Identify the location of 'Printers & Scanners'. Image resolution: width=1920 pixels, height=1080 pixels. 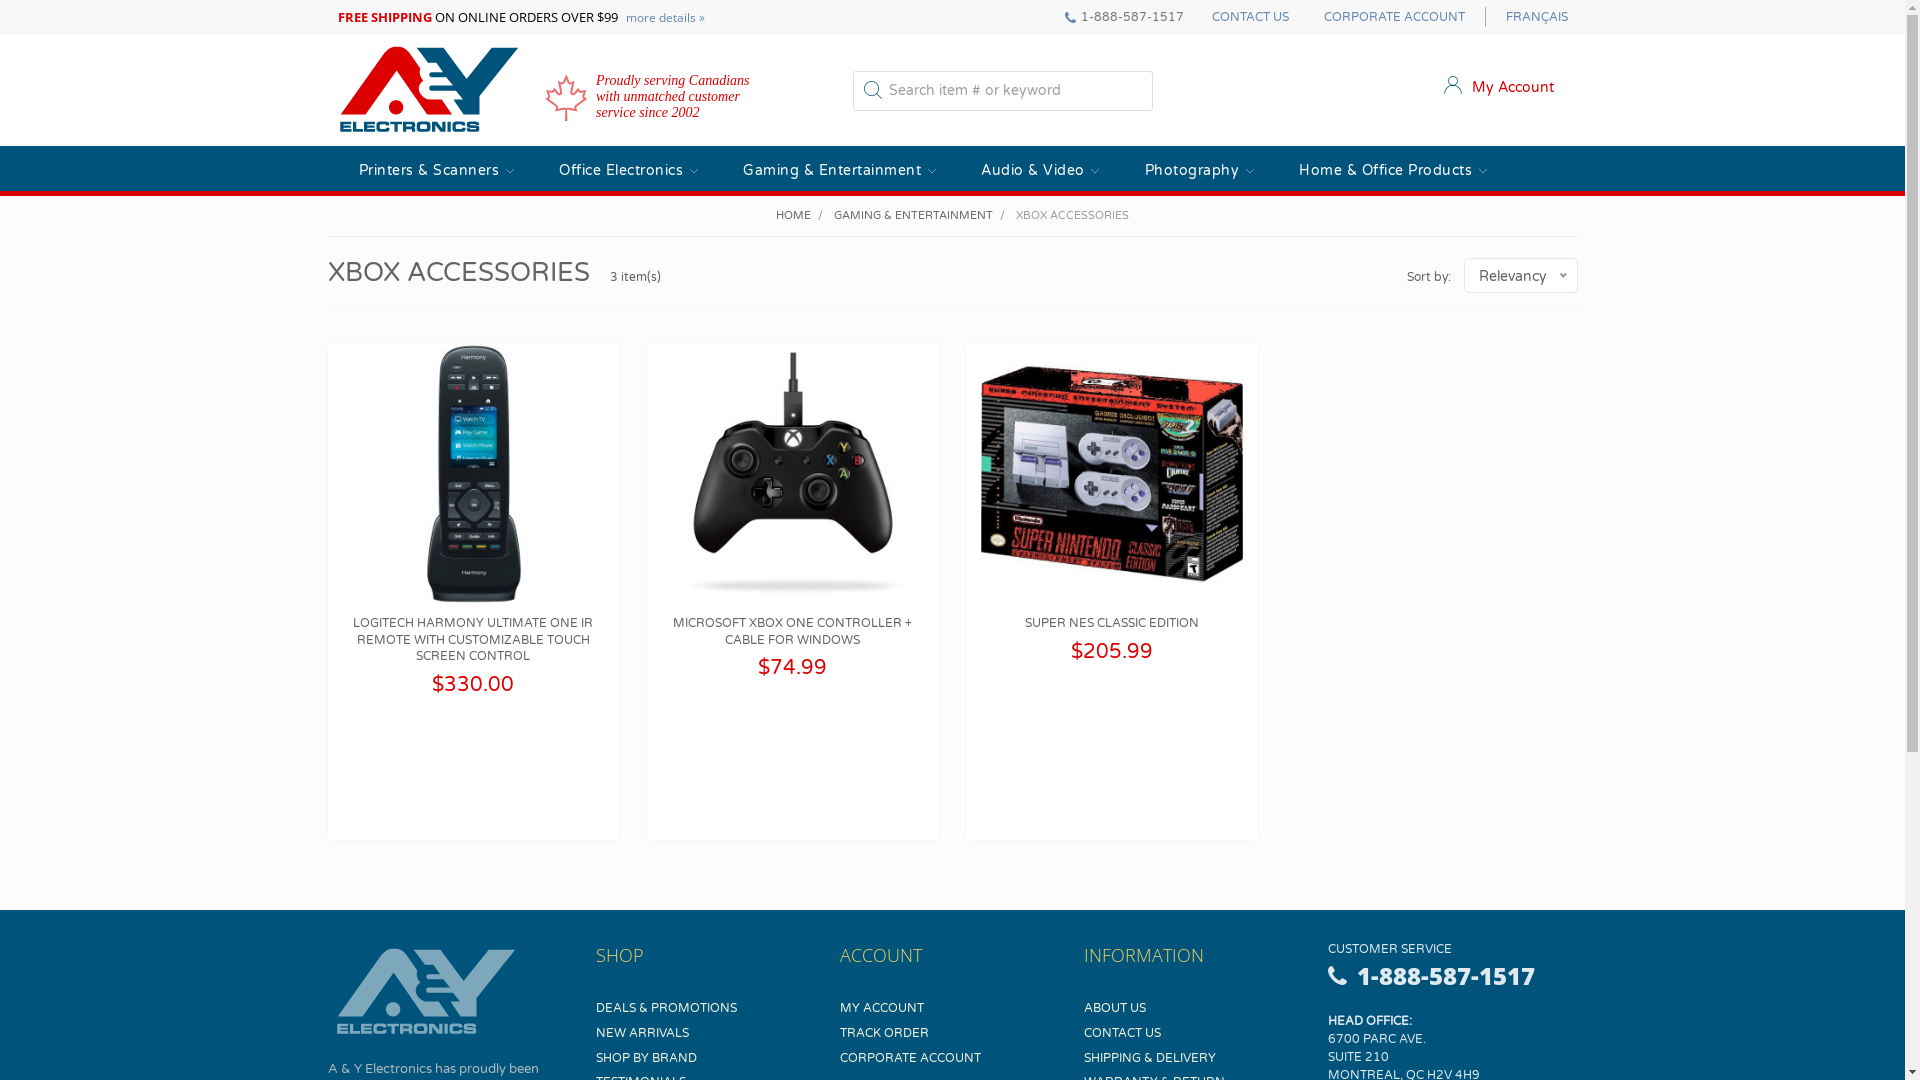
(427, 169).